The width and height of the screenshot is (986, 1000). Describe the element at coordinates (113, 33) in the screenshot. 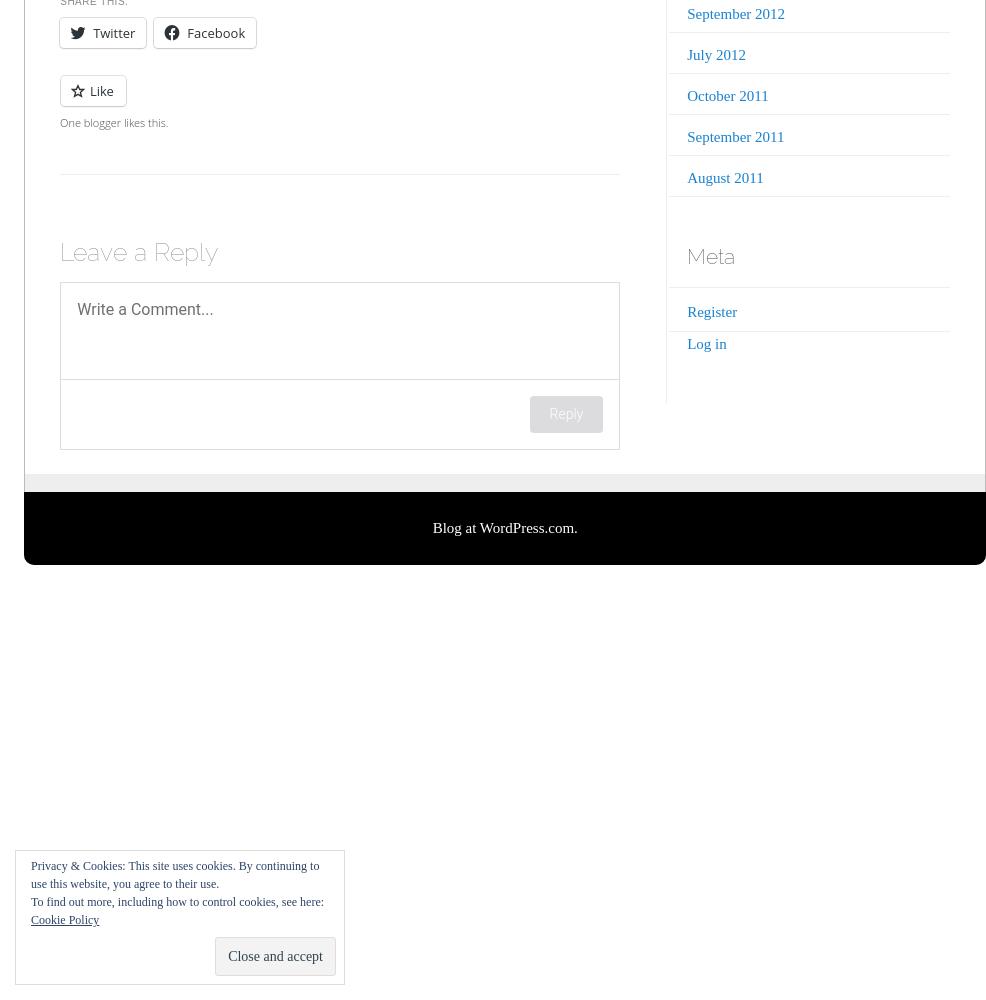

I see `'Twitter'` at that location.